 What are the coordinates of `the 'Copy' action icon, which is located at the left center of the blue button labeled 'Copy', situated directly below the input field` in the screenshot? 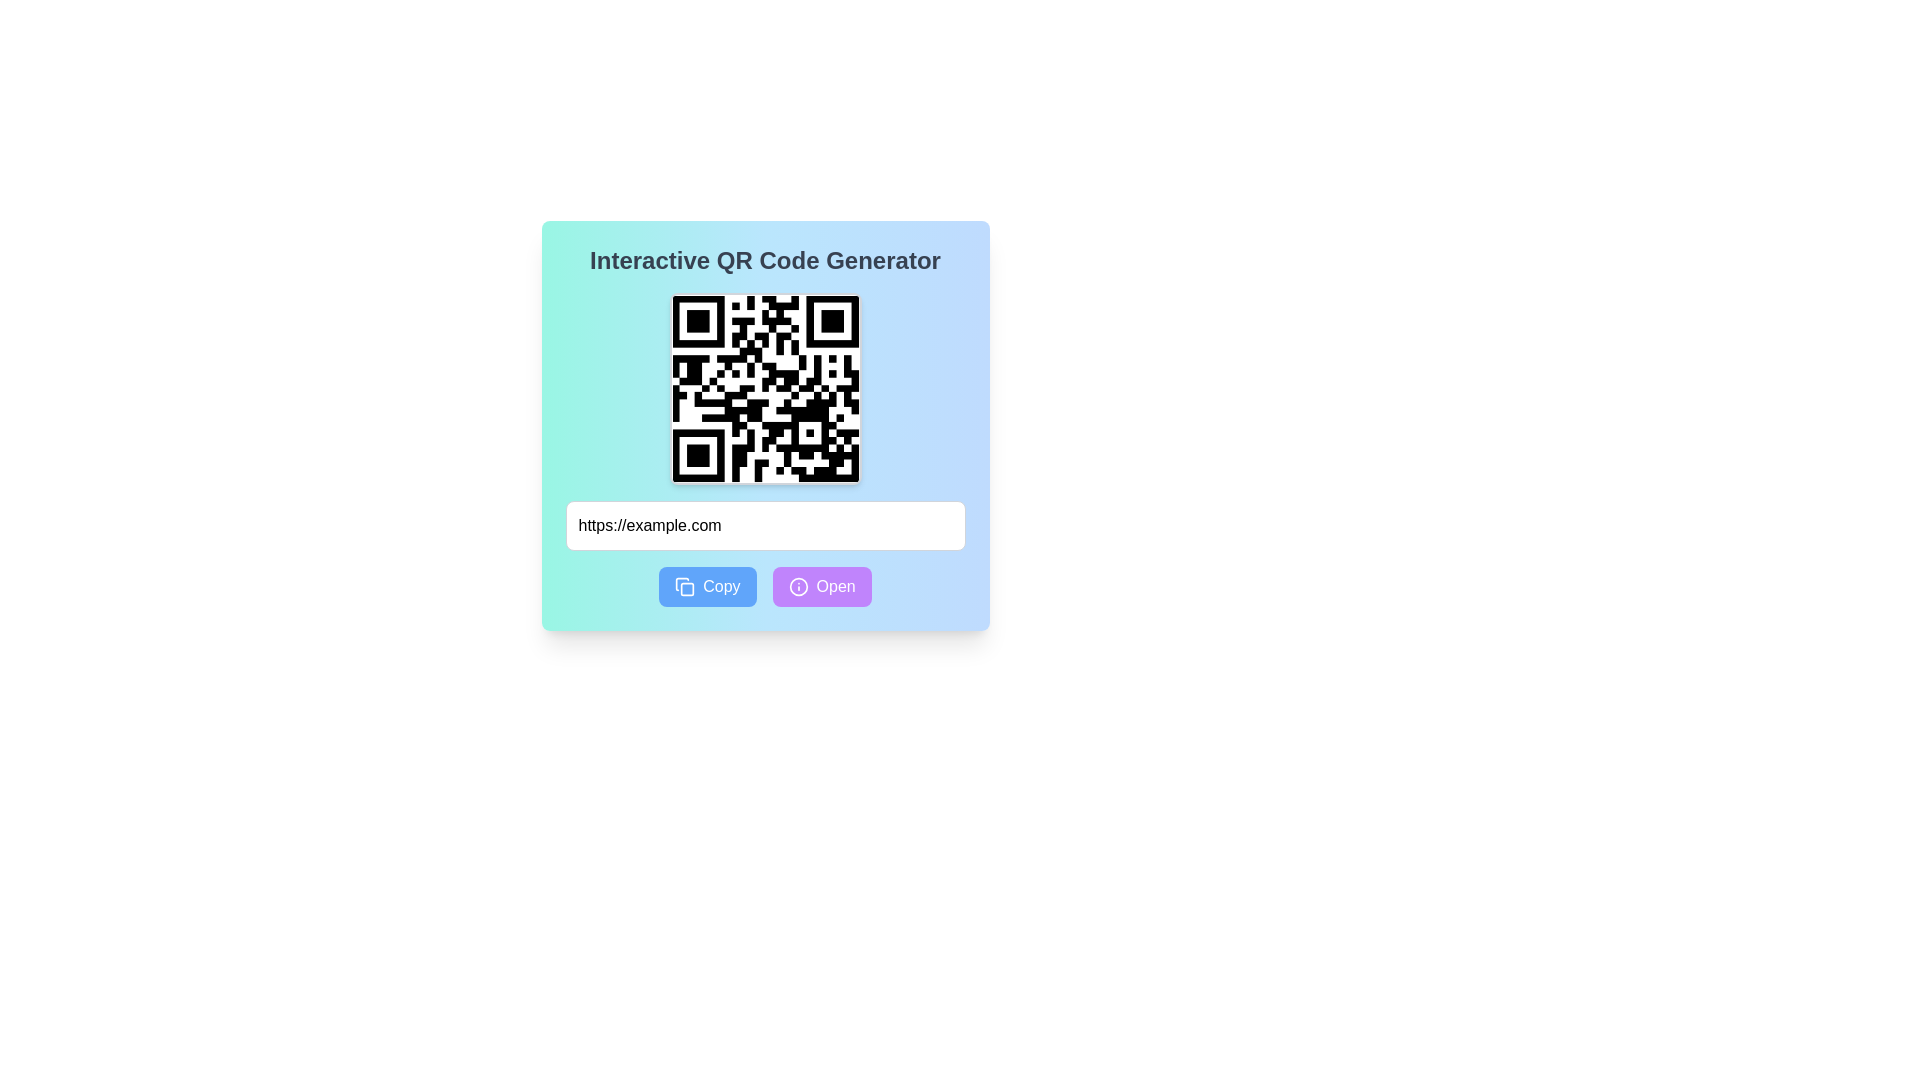 It's located at (685, 585).